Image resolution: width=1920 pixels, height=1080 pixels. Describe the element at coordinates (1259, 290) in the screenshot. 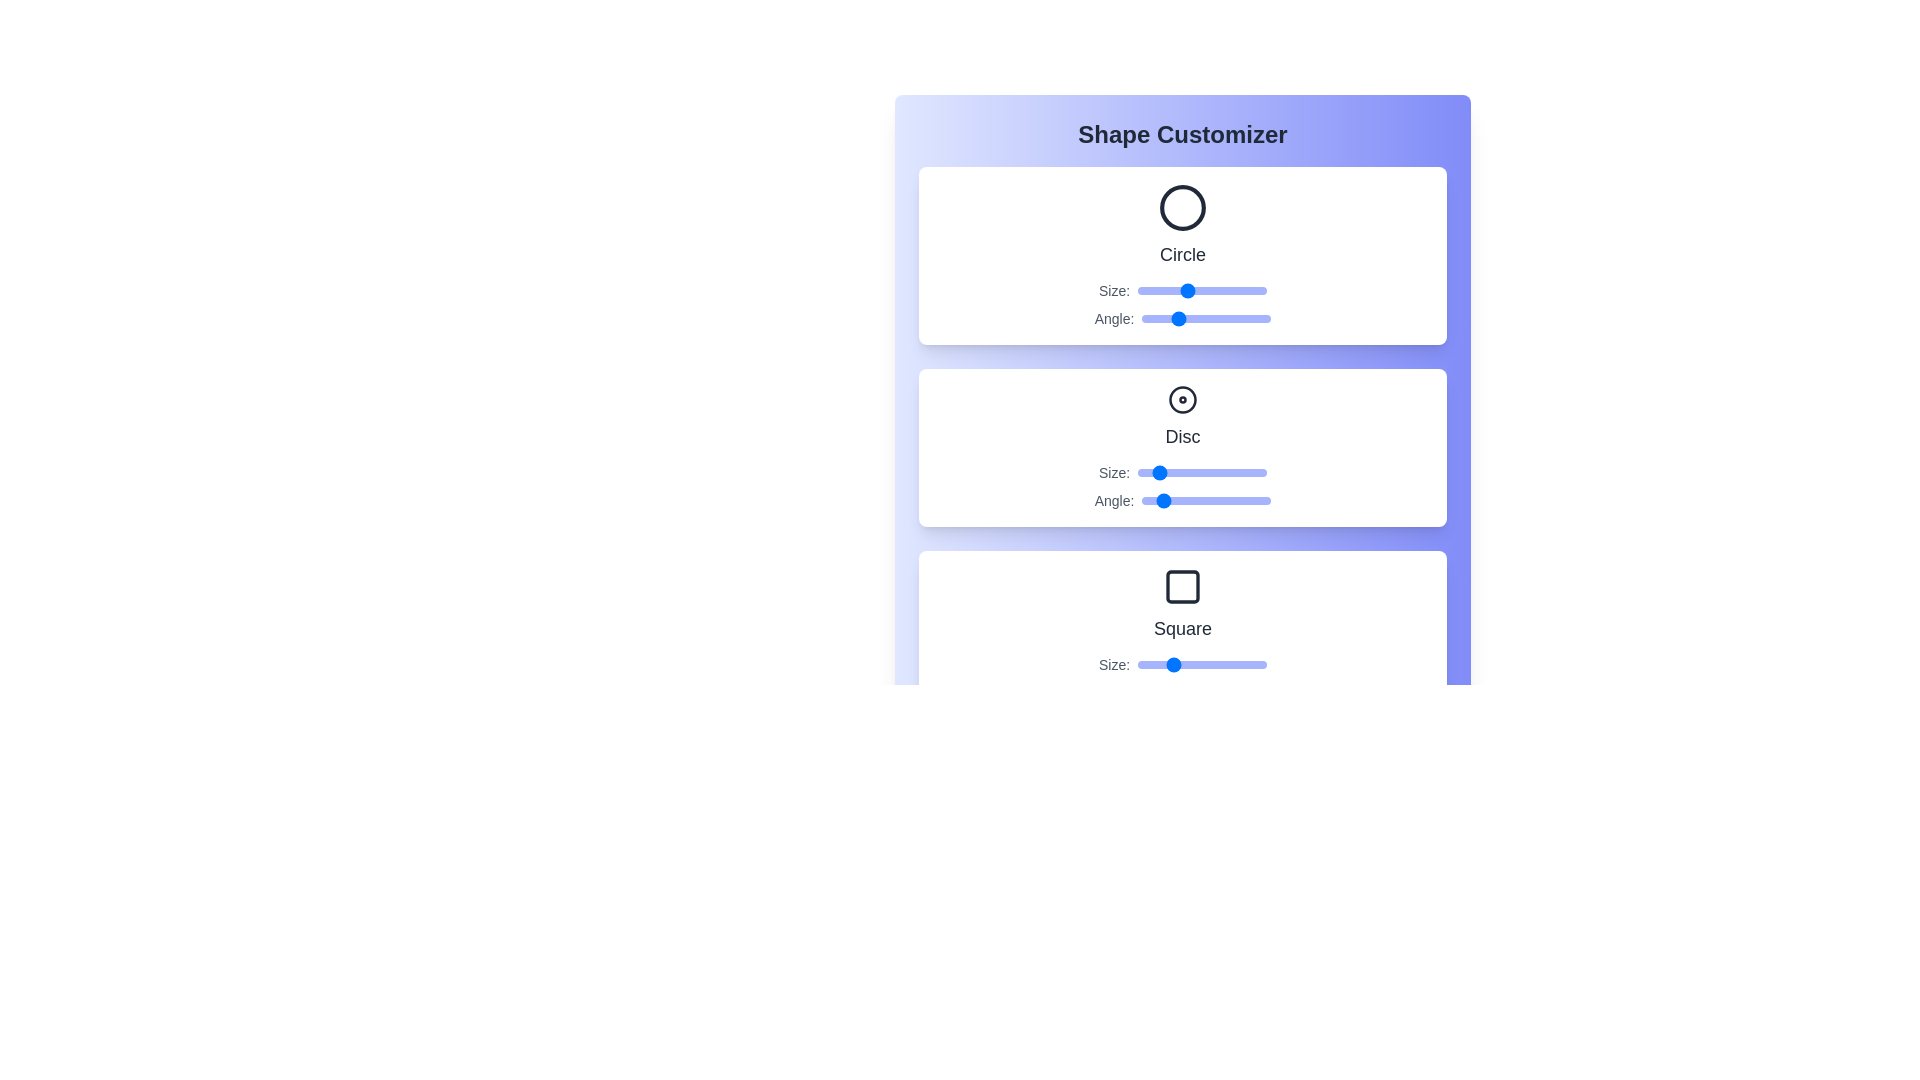

I see `the Circle size slider to 96` at that location.